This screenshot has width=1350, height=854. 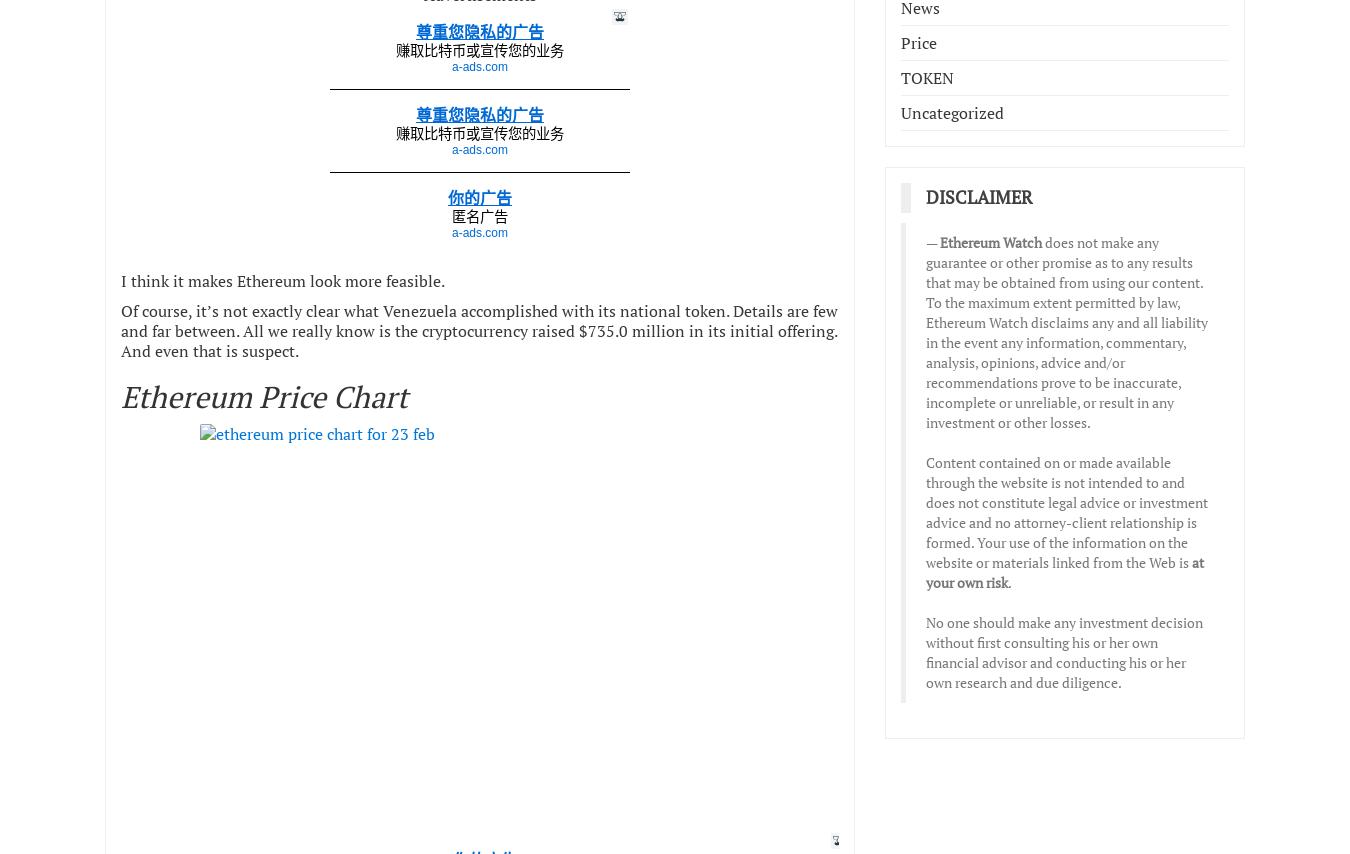 I want to click on 'Price', so click(x=917, y=42).